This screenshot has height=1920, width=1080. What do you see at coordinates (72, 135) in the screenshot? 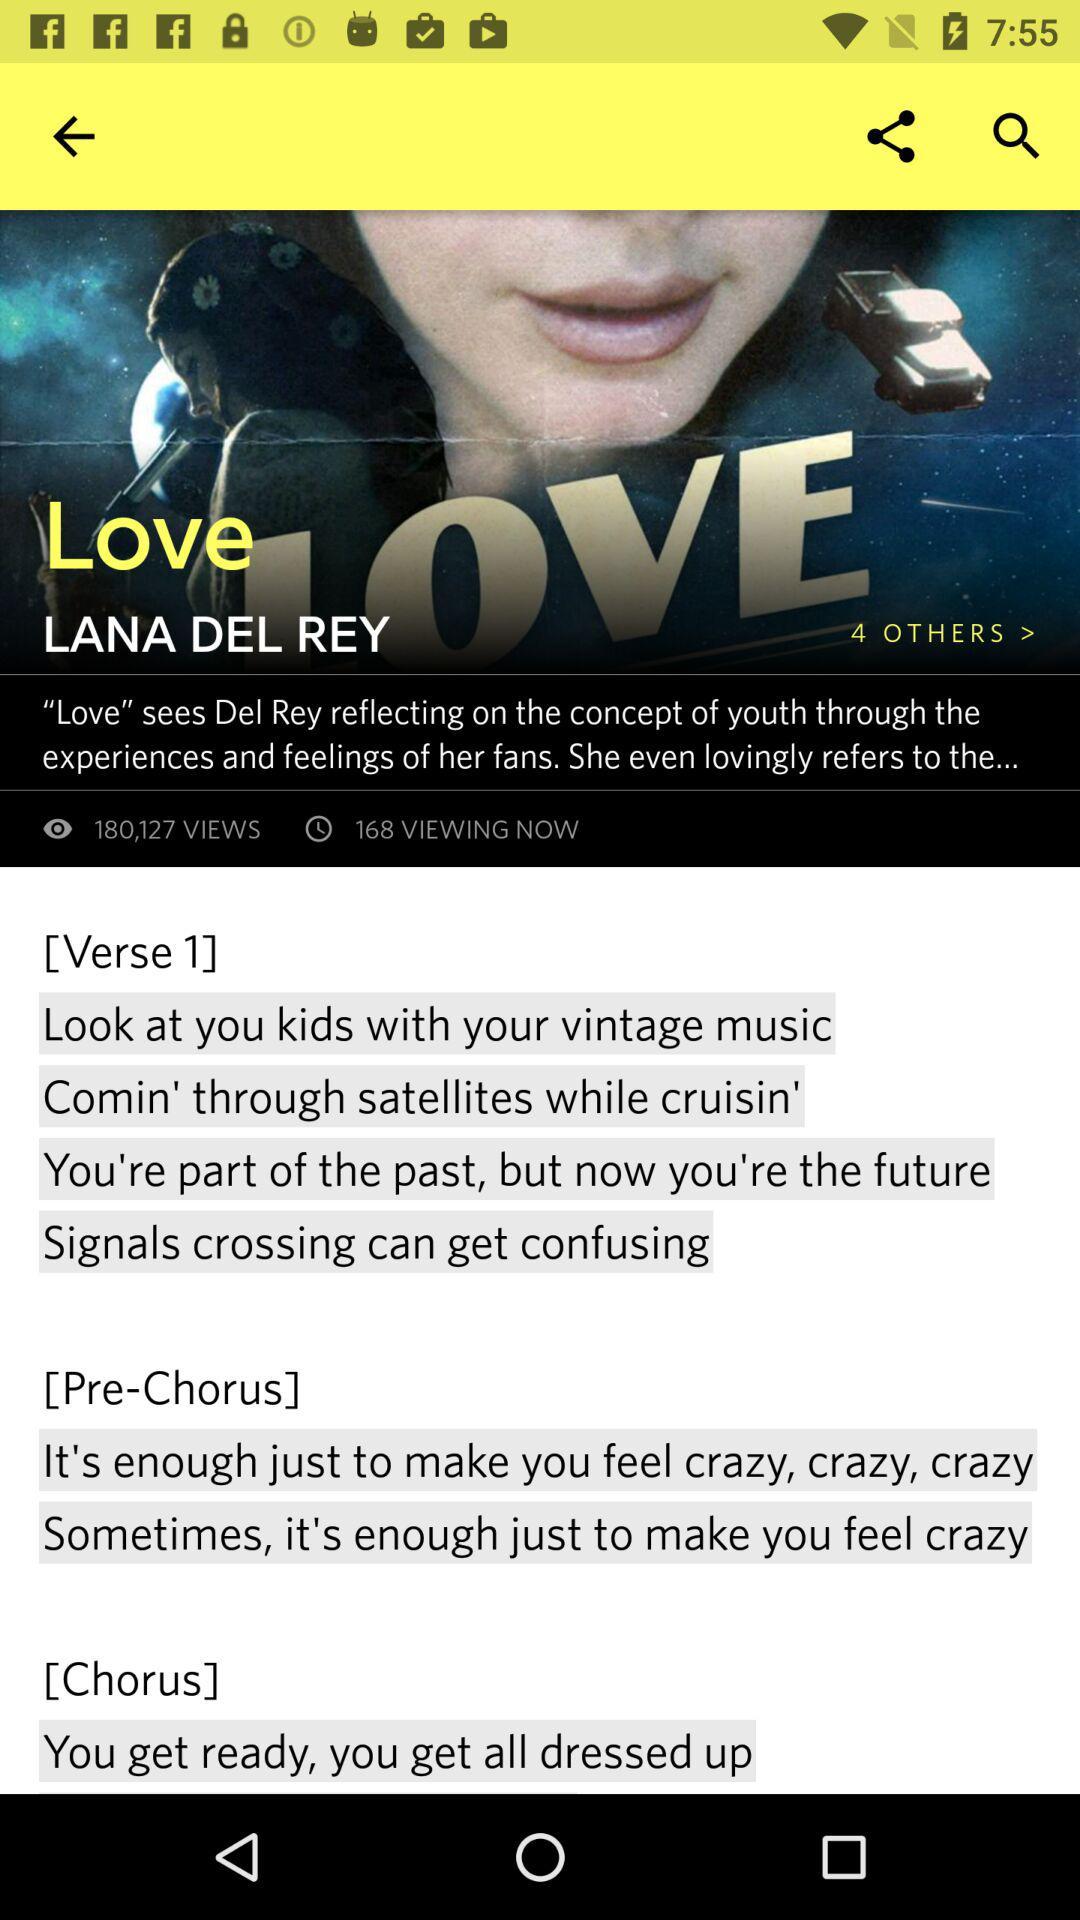
I see `the icon at the top left corner` at bounding box center [72, 135].